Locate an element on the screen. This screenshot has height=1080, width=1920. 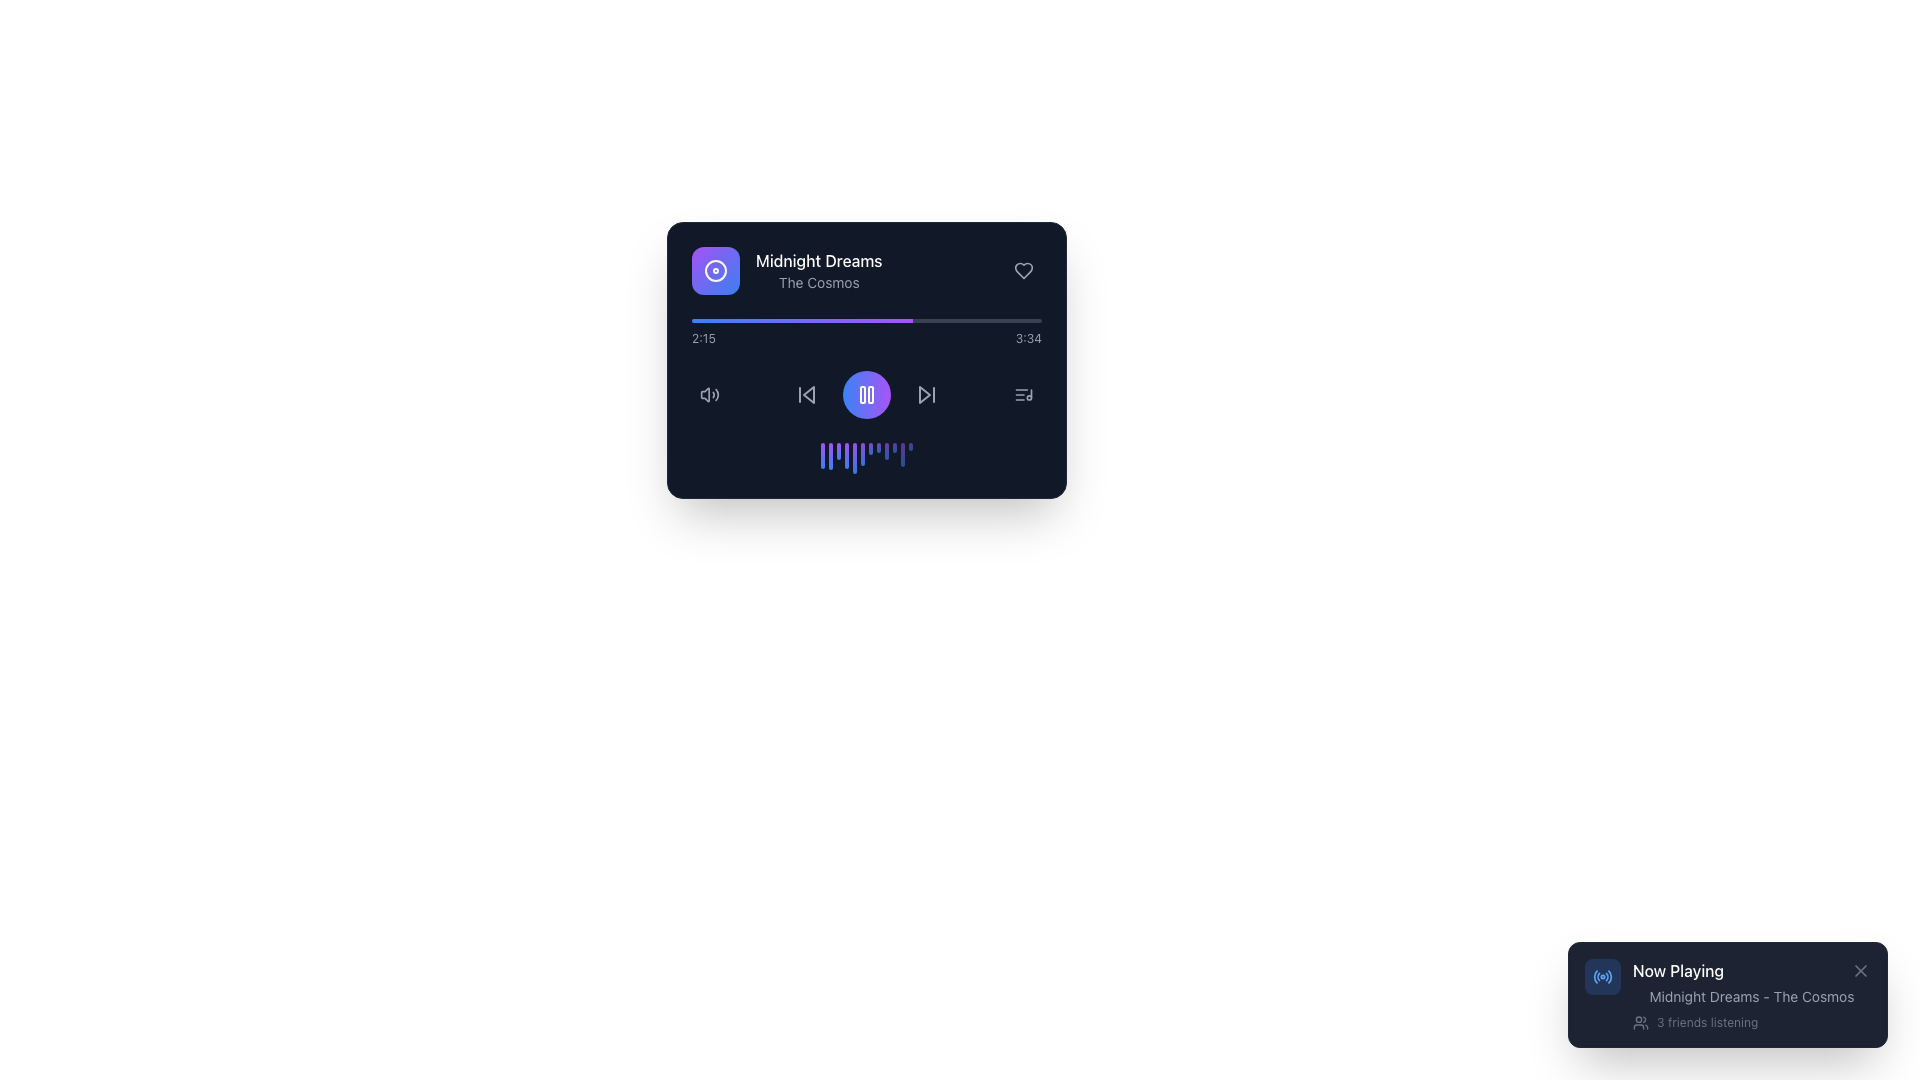
the vertically-oriented Progress Bar, which is the fifth bar from the left in the music player interface, exhibiting a gradient color from blue to purple and a pulsating animation is located at coordinates (854, 458).